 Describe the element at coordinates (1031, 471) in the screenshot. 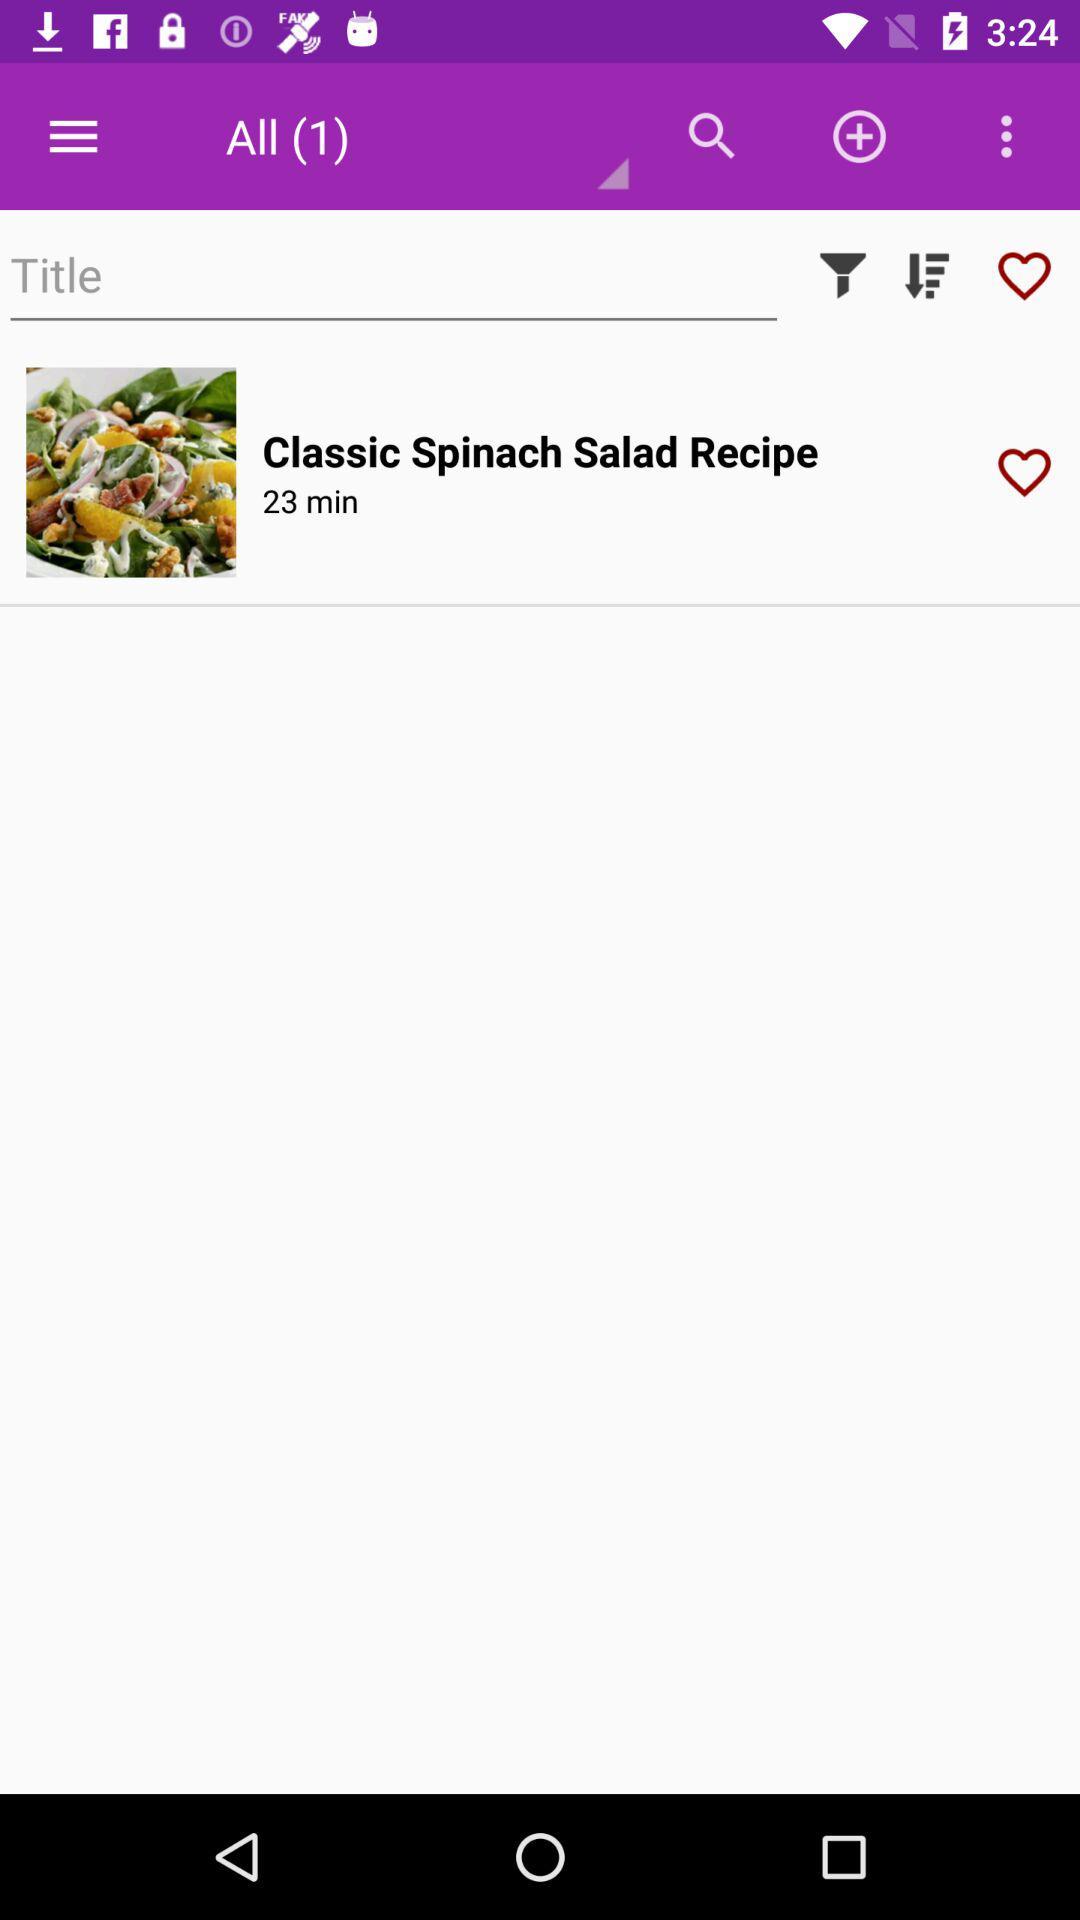

I see `put a recipe into favorite list` at that location.